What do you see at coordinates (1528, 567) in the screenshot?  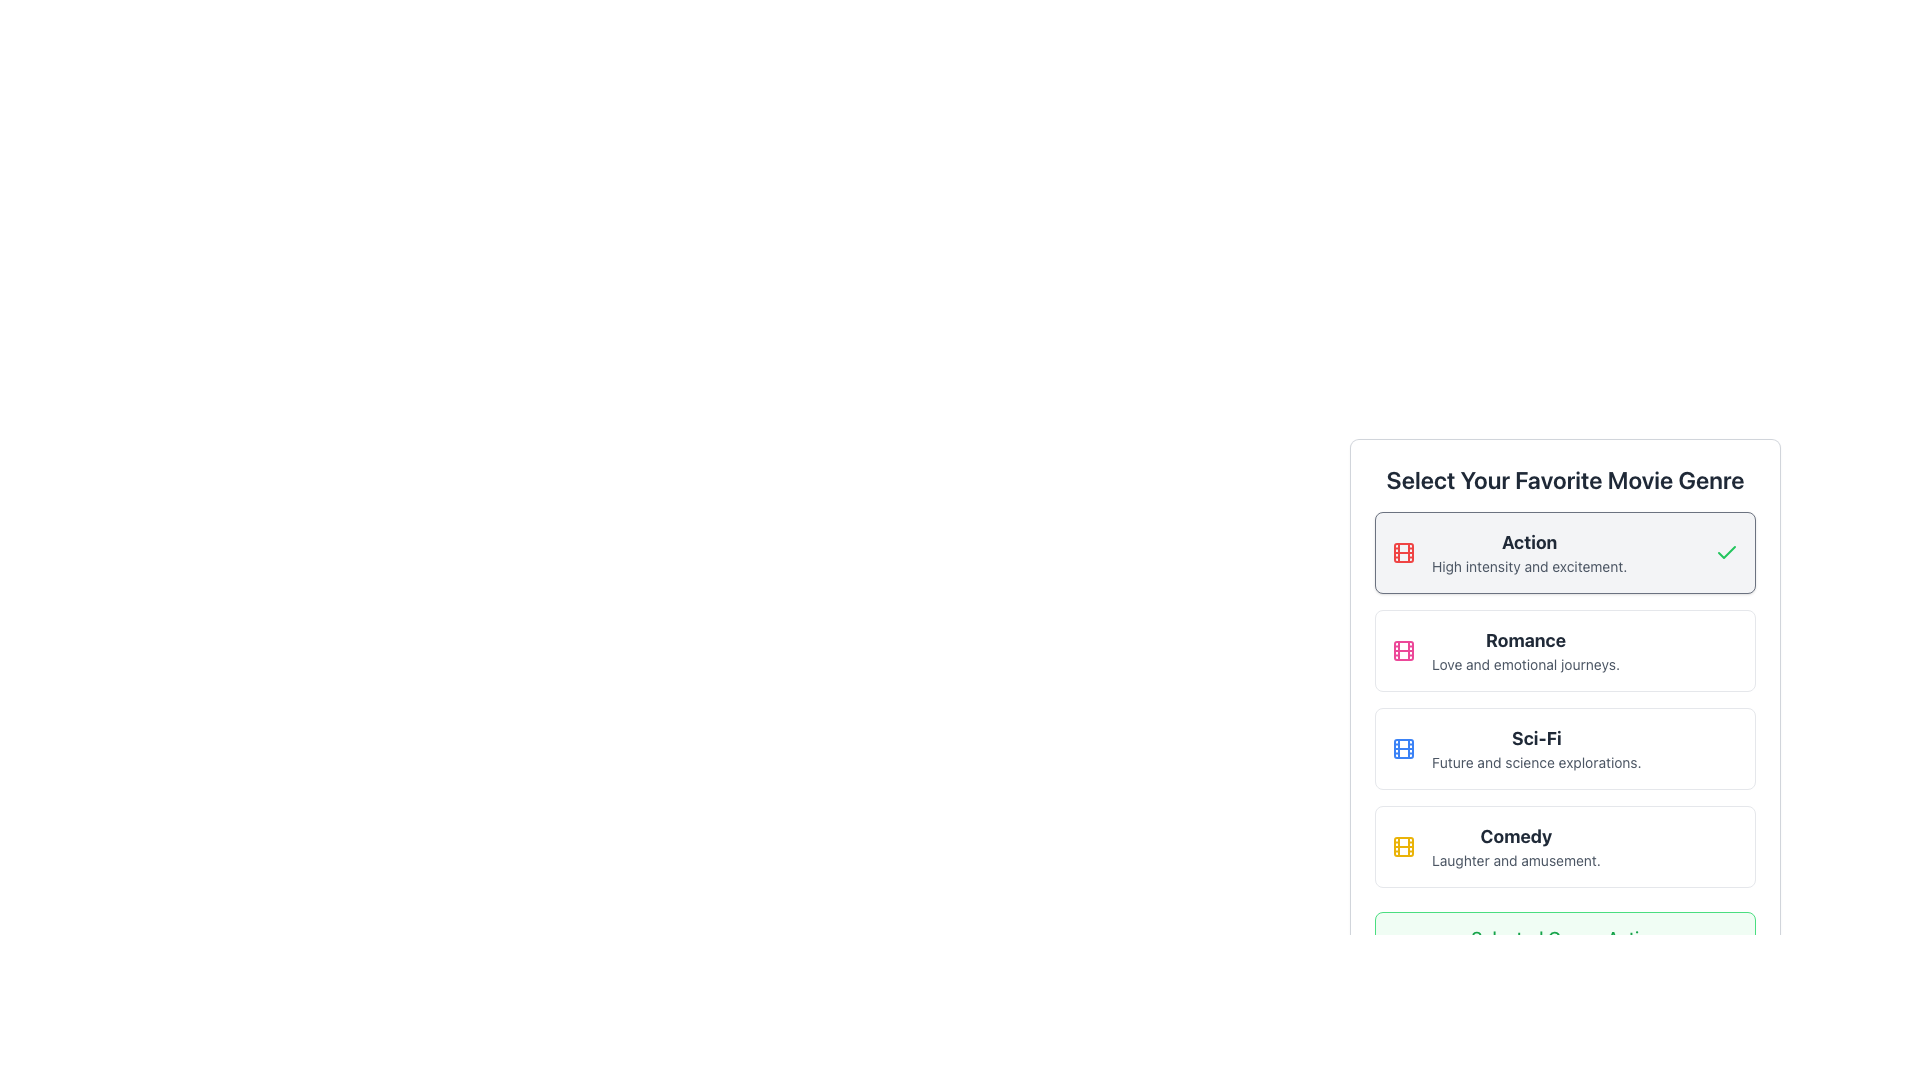 I see `static descriptive text that says 'High intensity and excitement.' positioned below the 'Action' text in the 'Select Your Favorite Movie Genre' list` at bounding box center [1528, 567].